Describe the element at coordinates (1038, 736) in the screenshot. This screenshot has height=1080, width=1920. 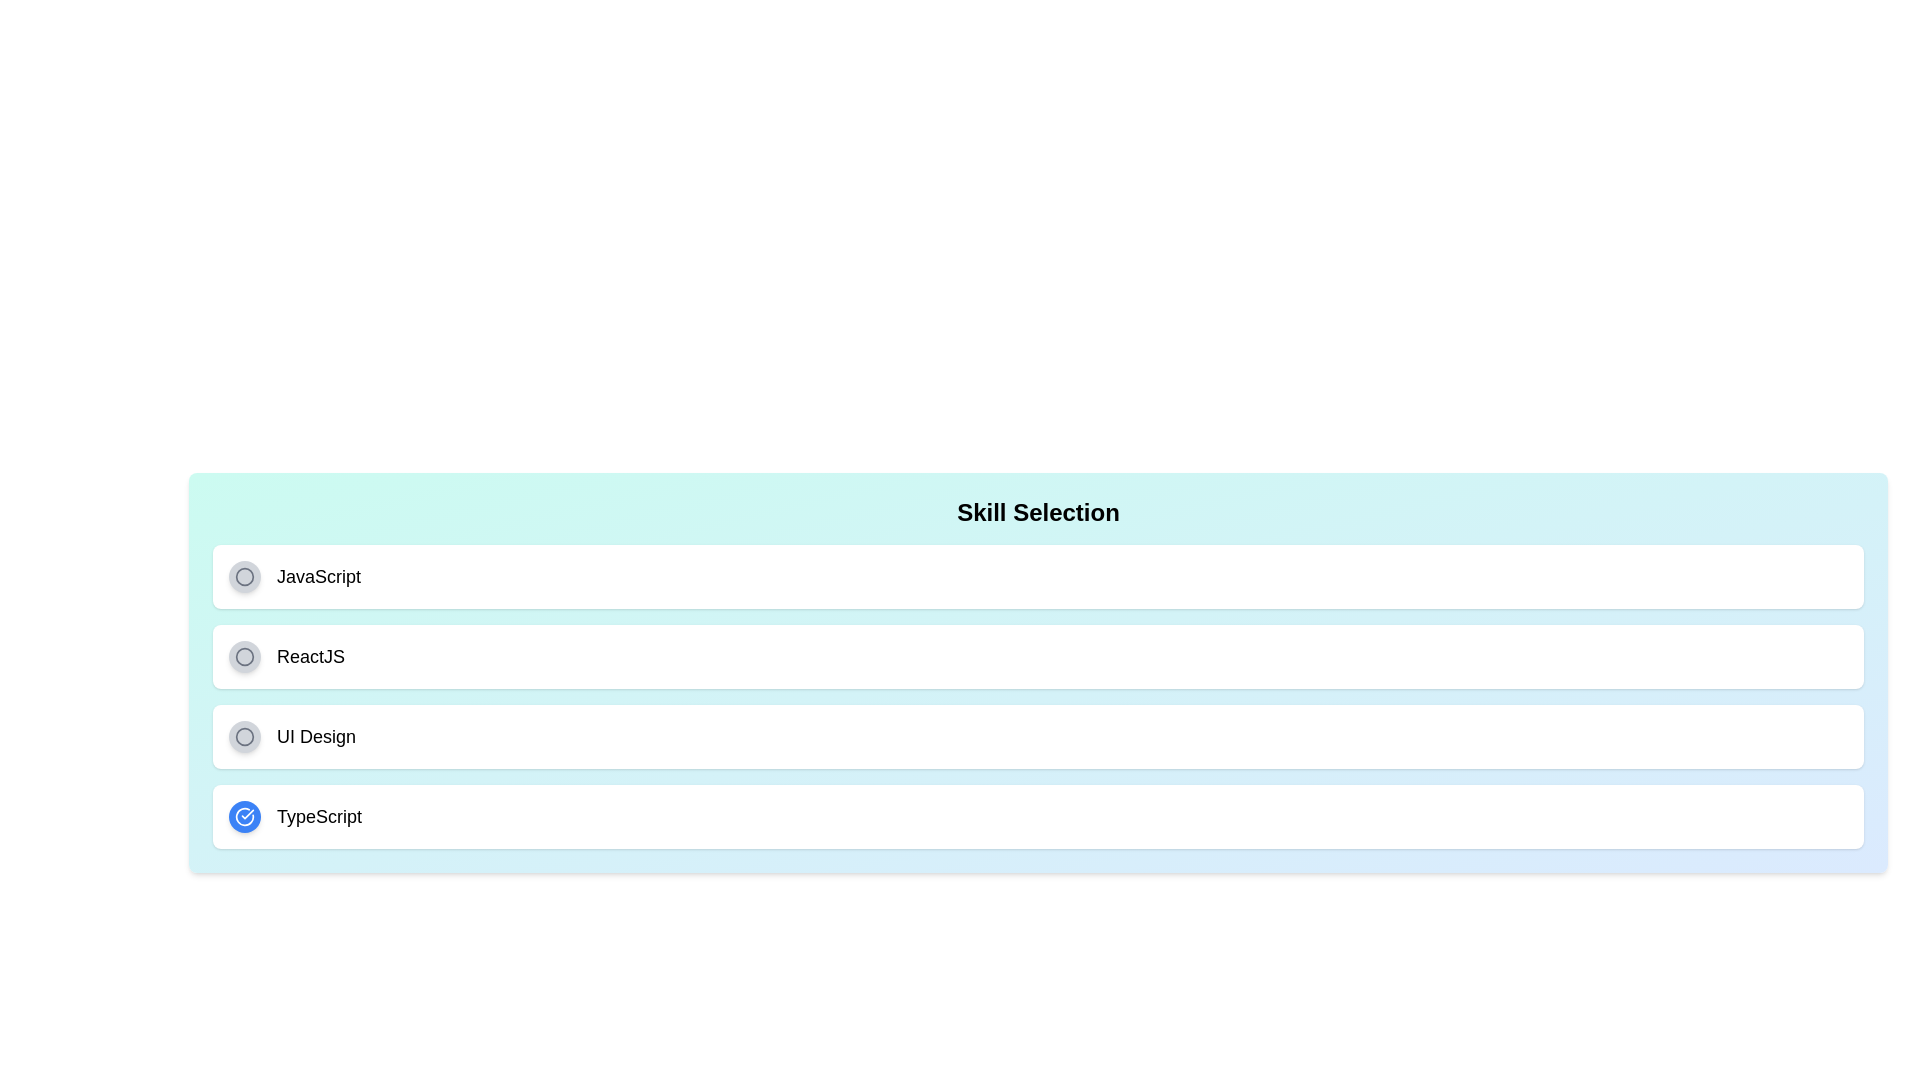
I see `the skill item UI Design` at that location.